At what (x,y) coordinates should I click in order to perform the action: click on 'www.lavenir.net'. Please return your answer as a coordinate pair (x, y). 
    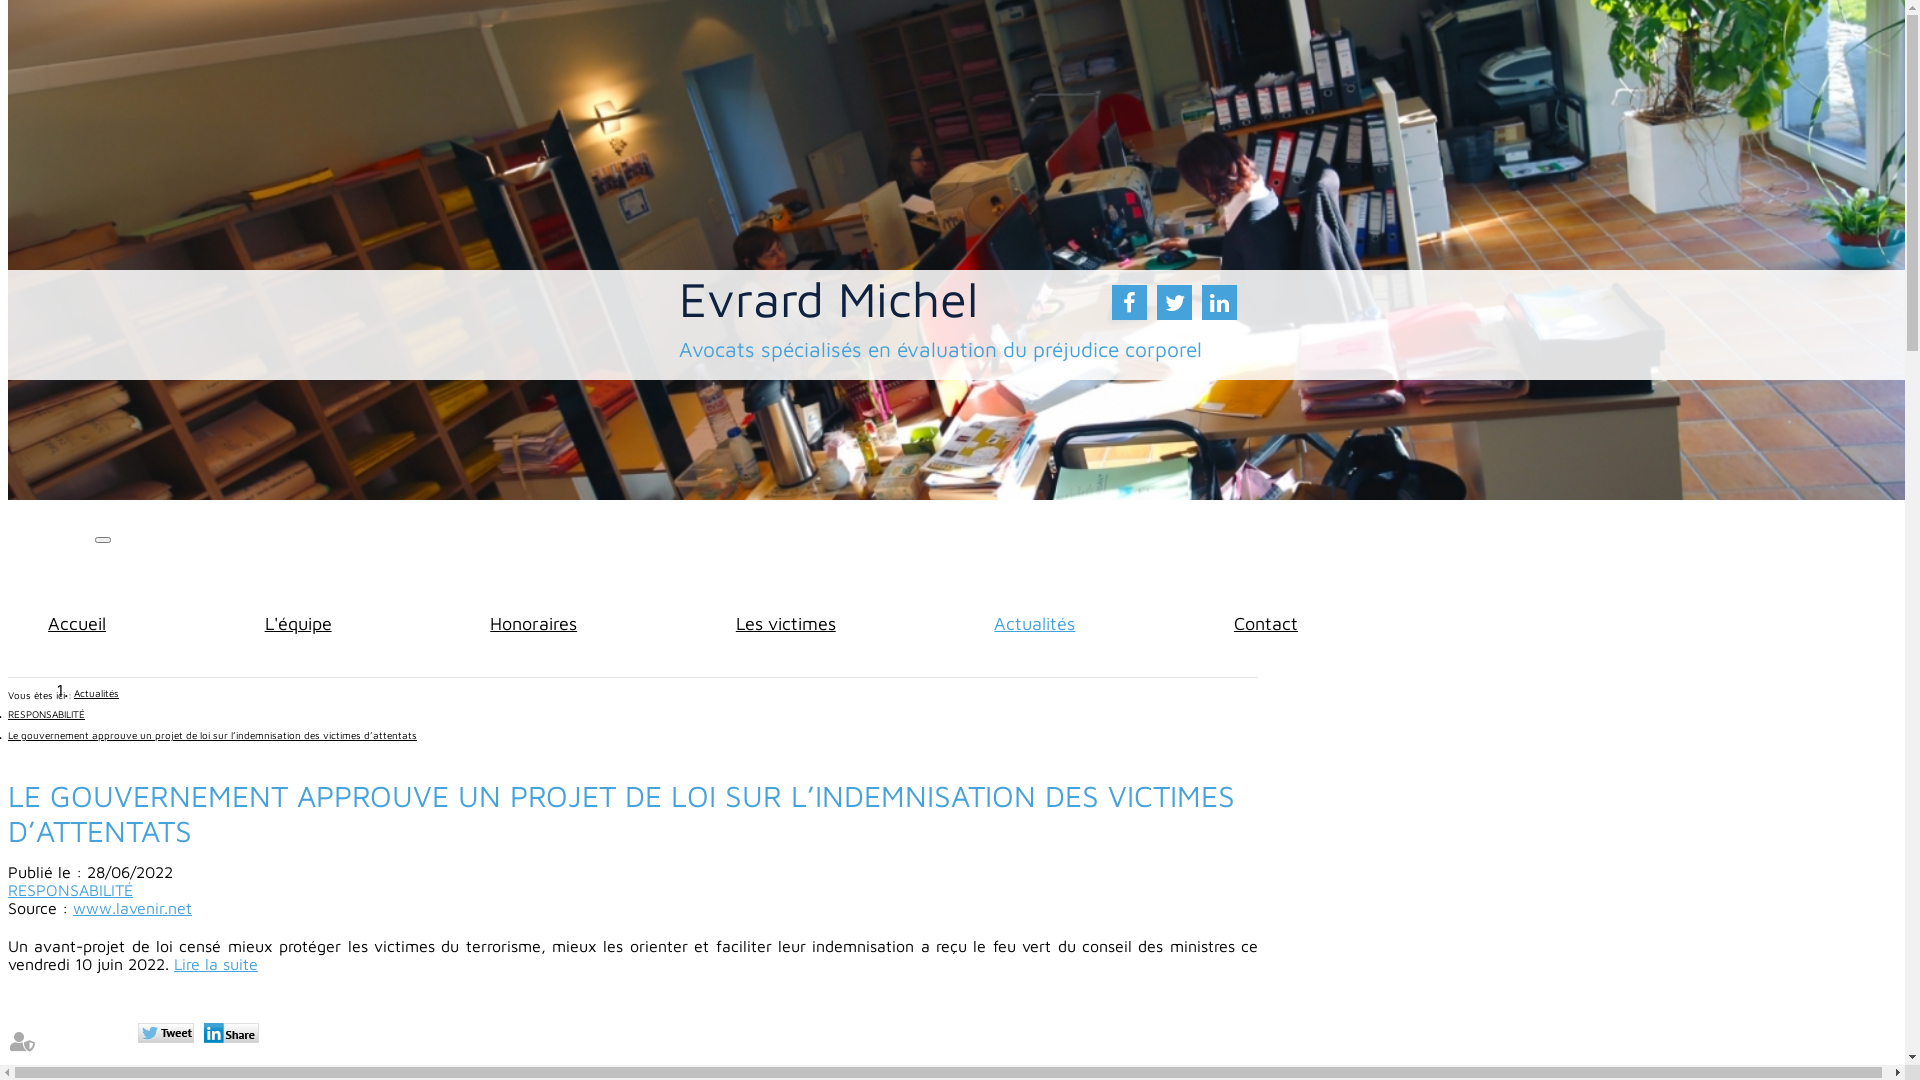
    Looking at the image, I should click on (131, 907).